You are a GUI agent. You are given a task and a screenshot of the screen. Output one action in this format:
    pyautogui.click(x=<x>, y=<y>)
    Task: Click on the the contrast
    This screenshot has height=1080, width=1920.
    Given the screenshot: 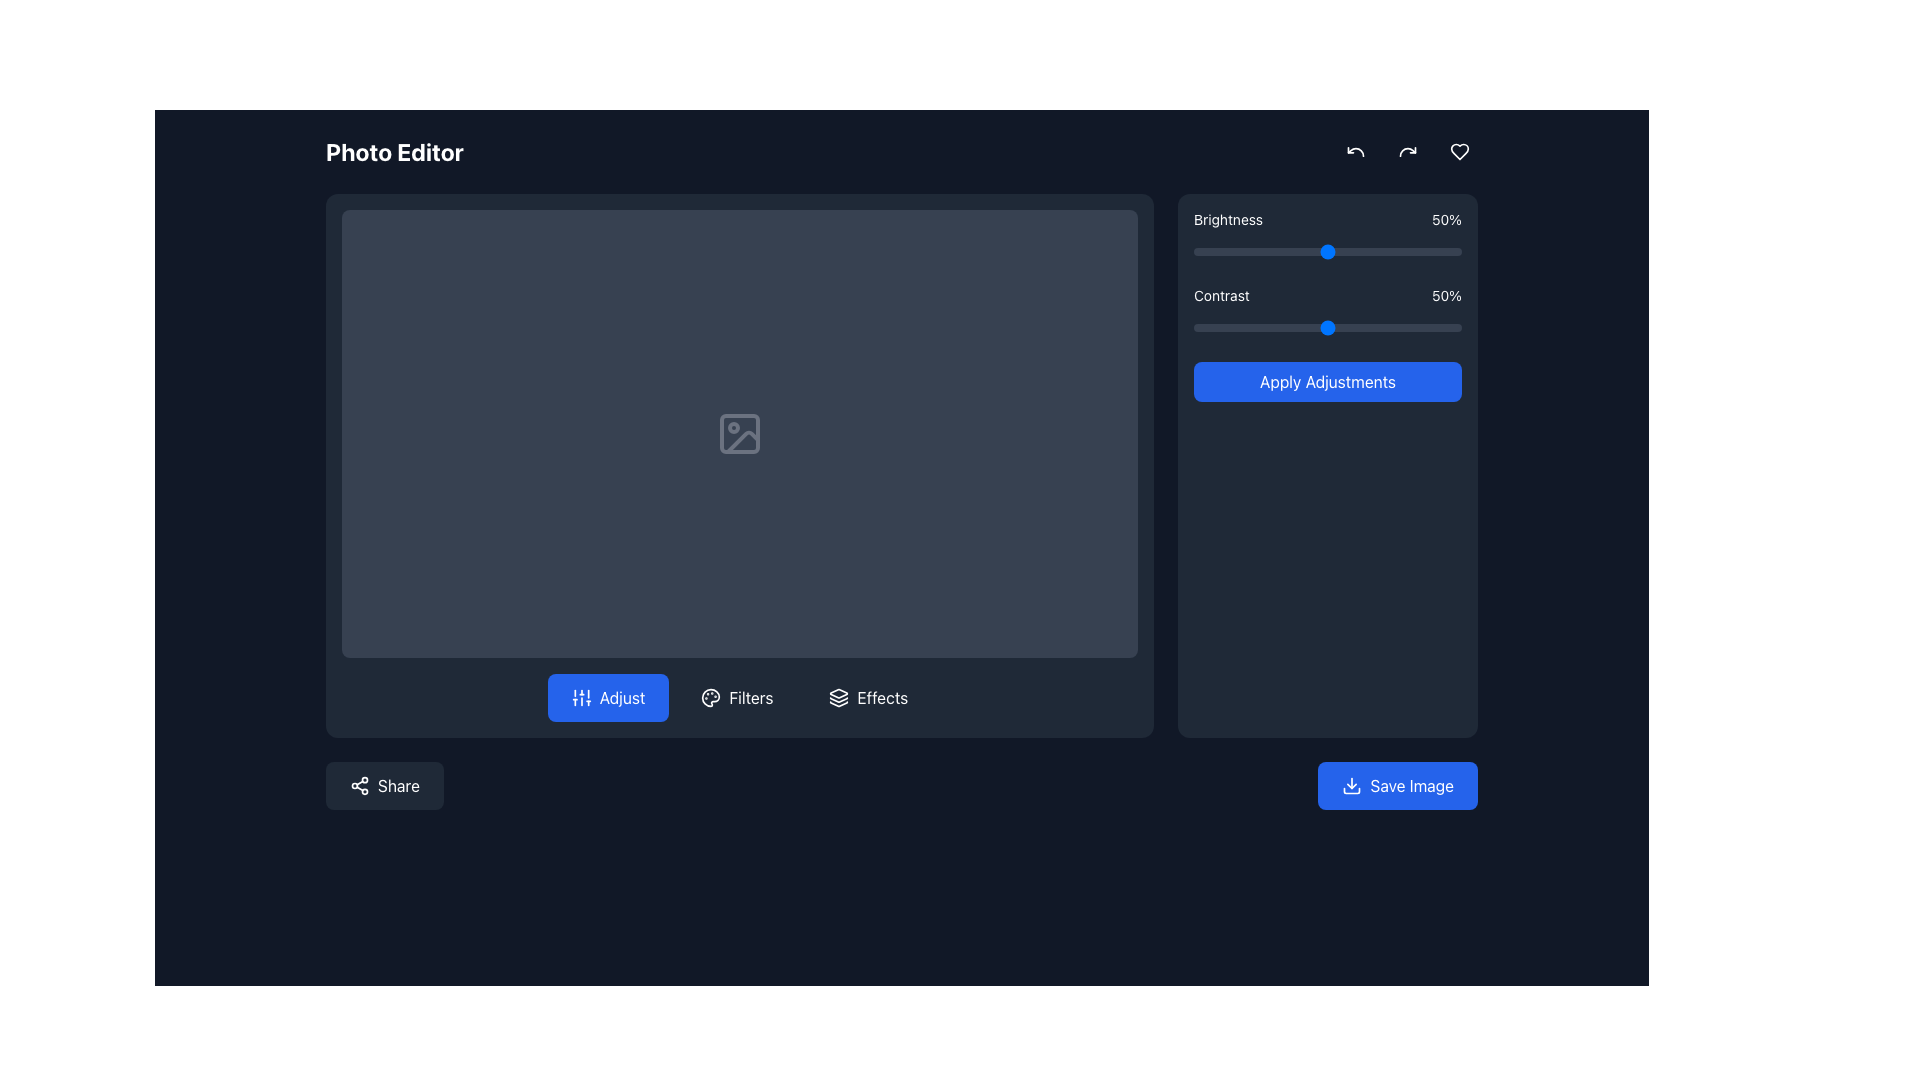 What is the action you would take?
    pyautogui.click(x=1260, y=326)
    